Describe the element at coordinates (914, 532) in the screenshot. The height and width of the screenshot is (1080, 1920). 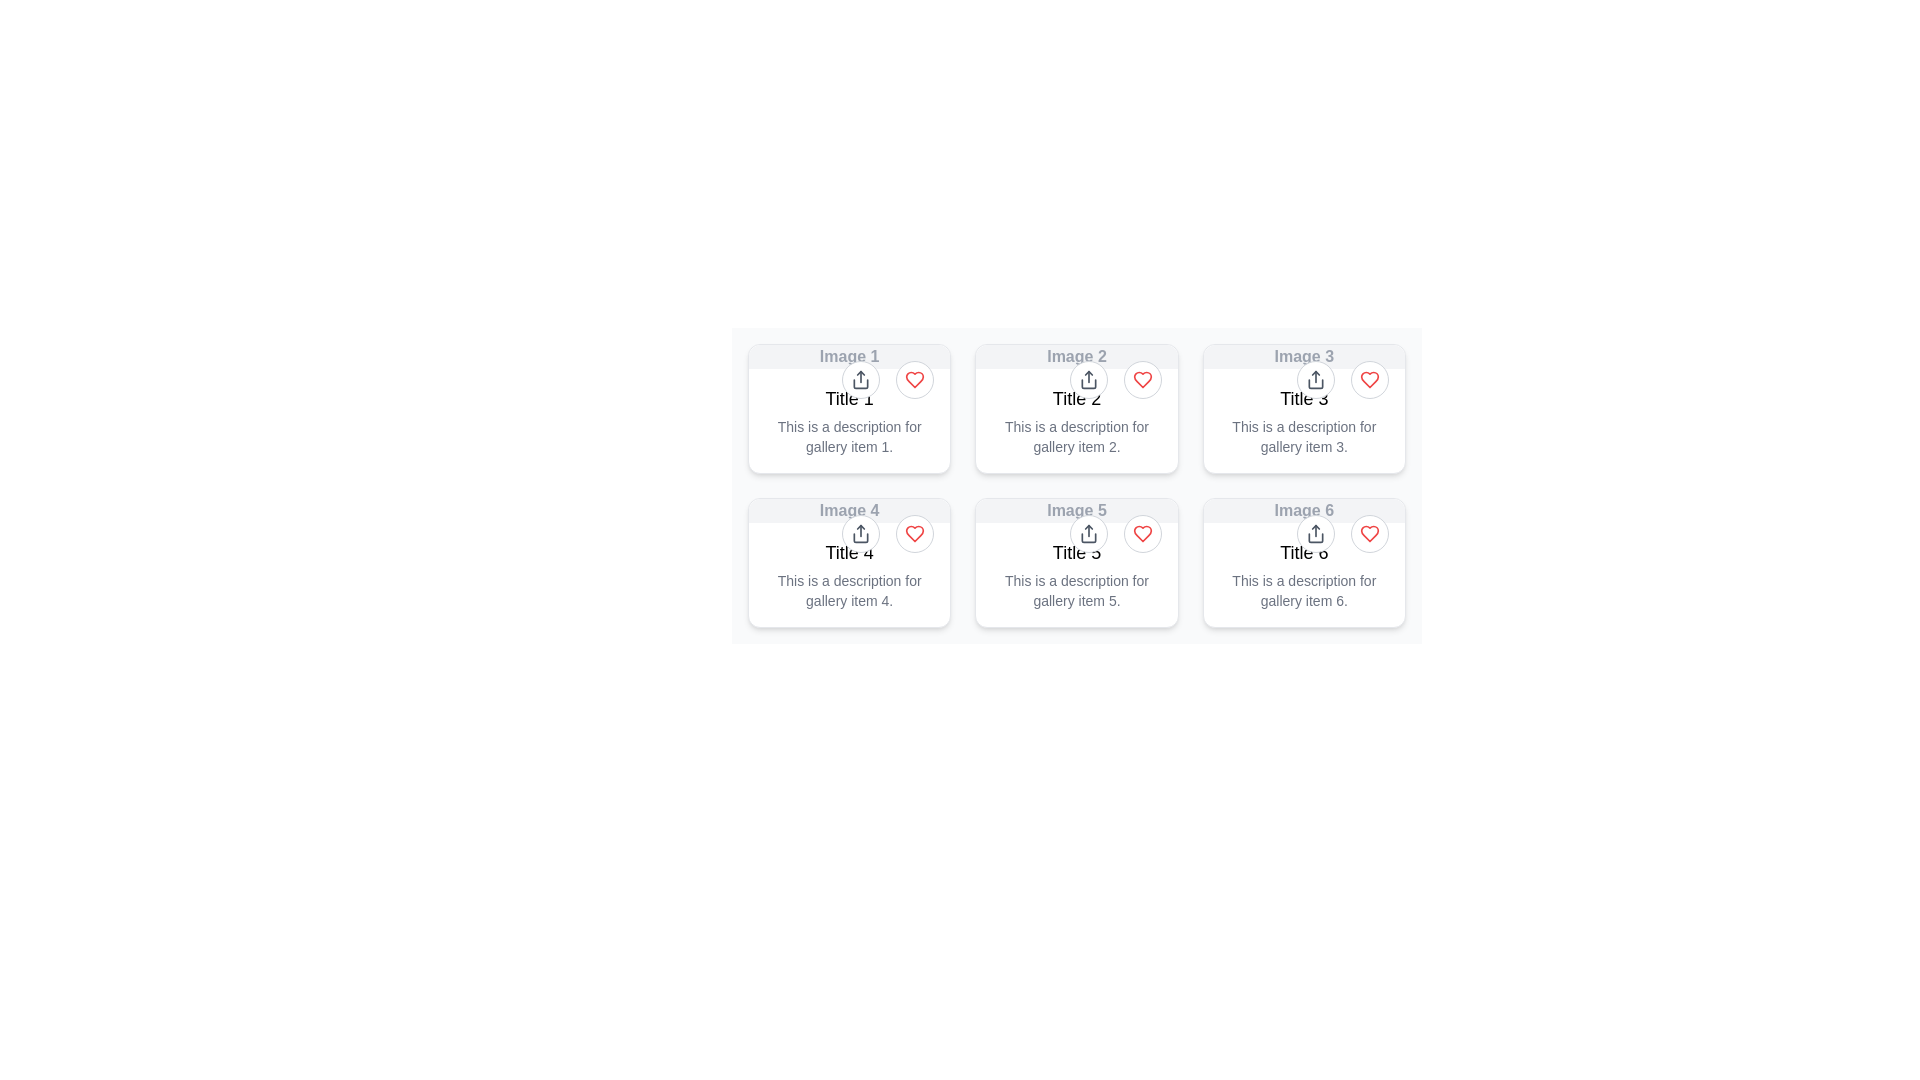
I see `the heart icon button located at the top-right corner of the fourth tile in the item grid` at that location.